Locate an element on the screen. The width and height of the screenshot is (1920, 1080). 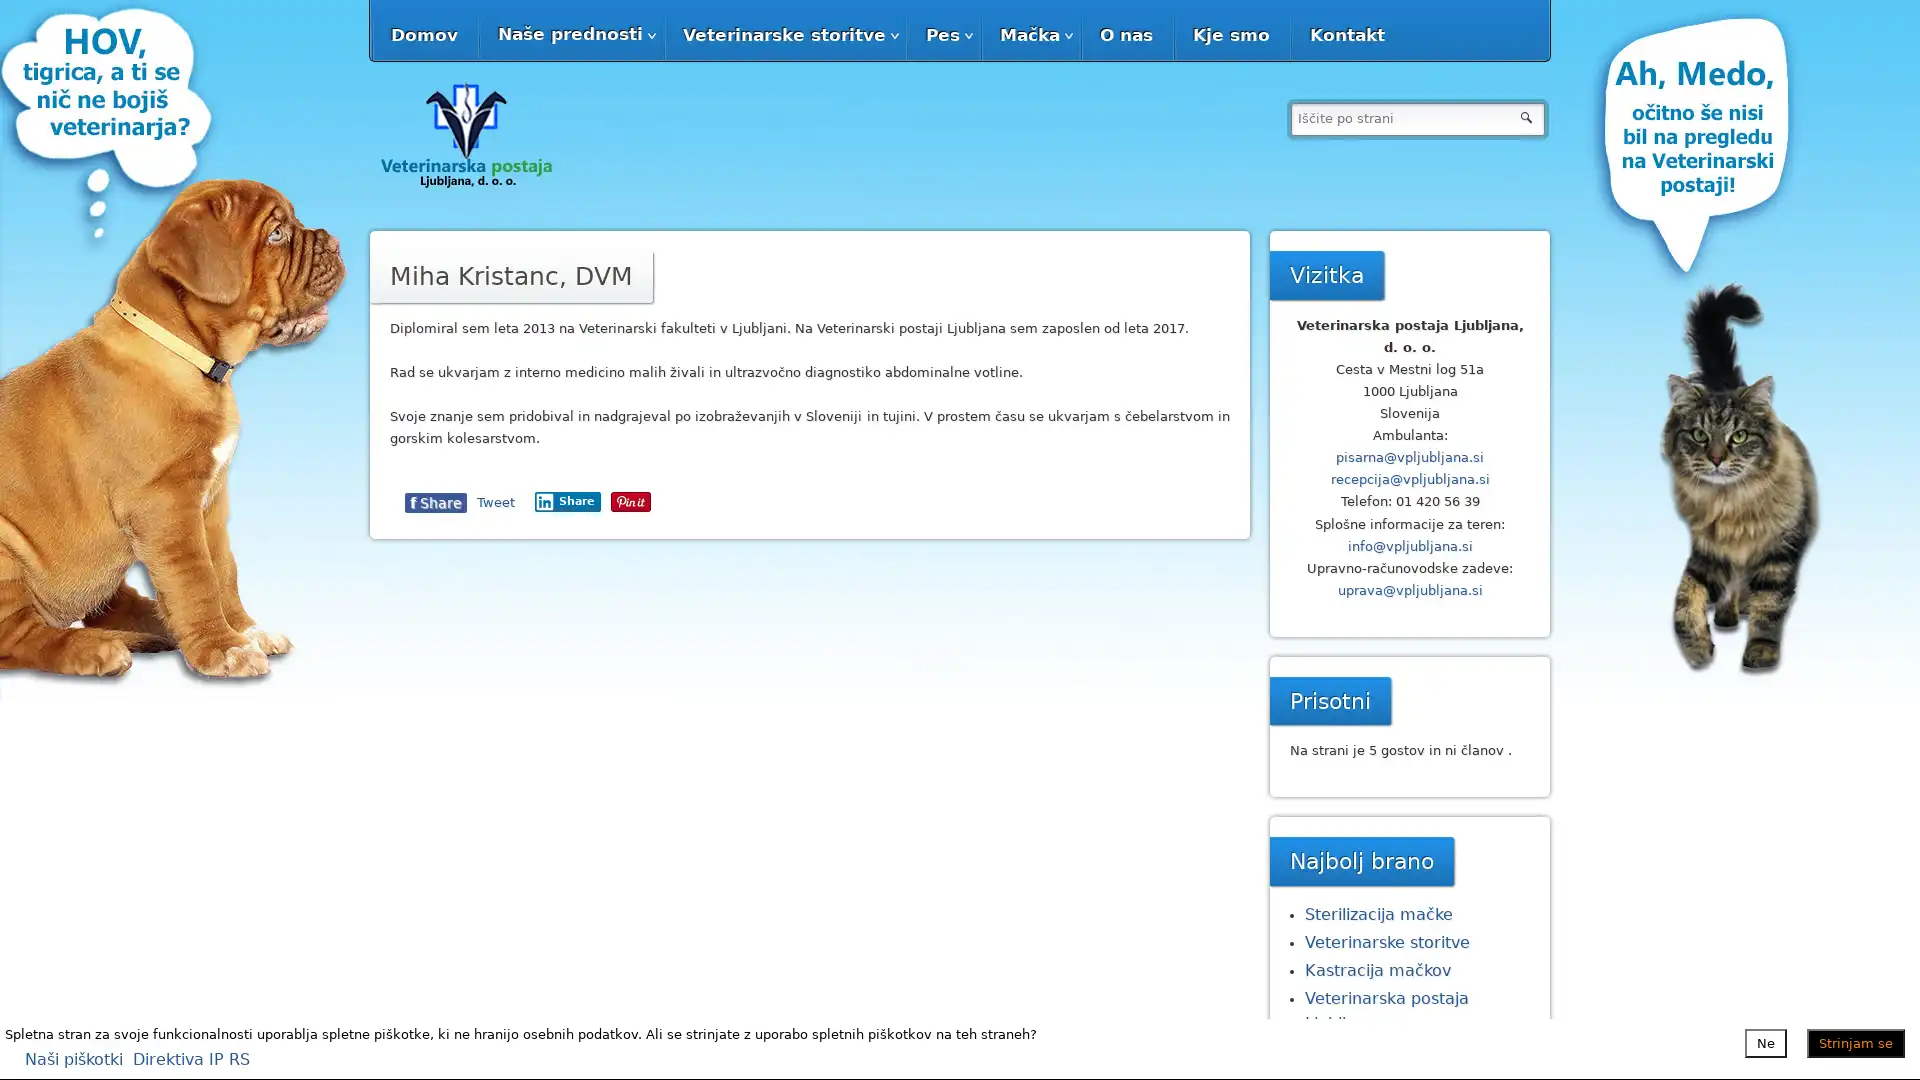
Ne is located at coordinates (1766, 1041).